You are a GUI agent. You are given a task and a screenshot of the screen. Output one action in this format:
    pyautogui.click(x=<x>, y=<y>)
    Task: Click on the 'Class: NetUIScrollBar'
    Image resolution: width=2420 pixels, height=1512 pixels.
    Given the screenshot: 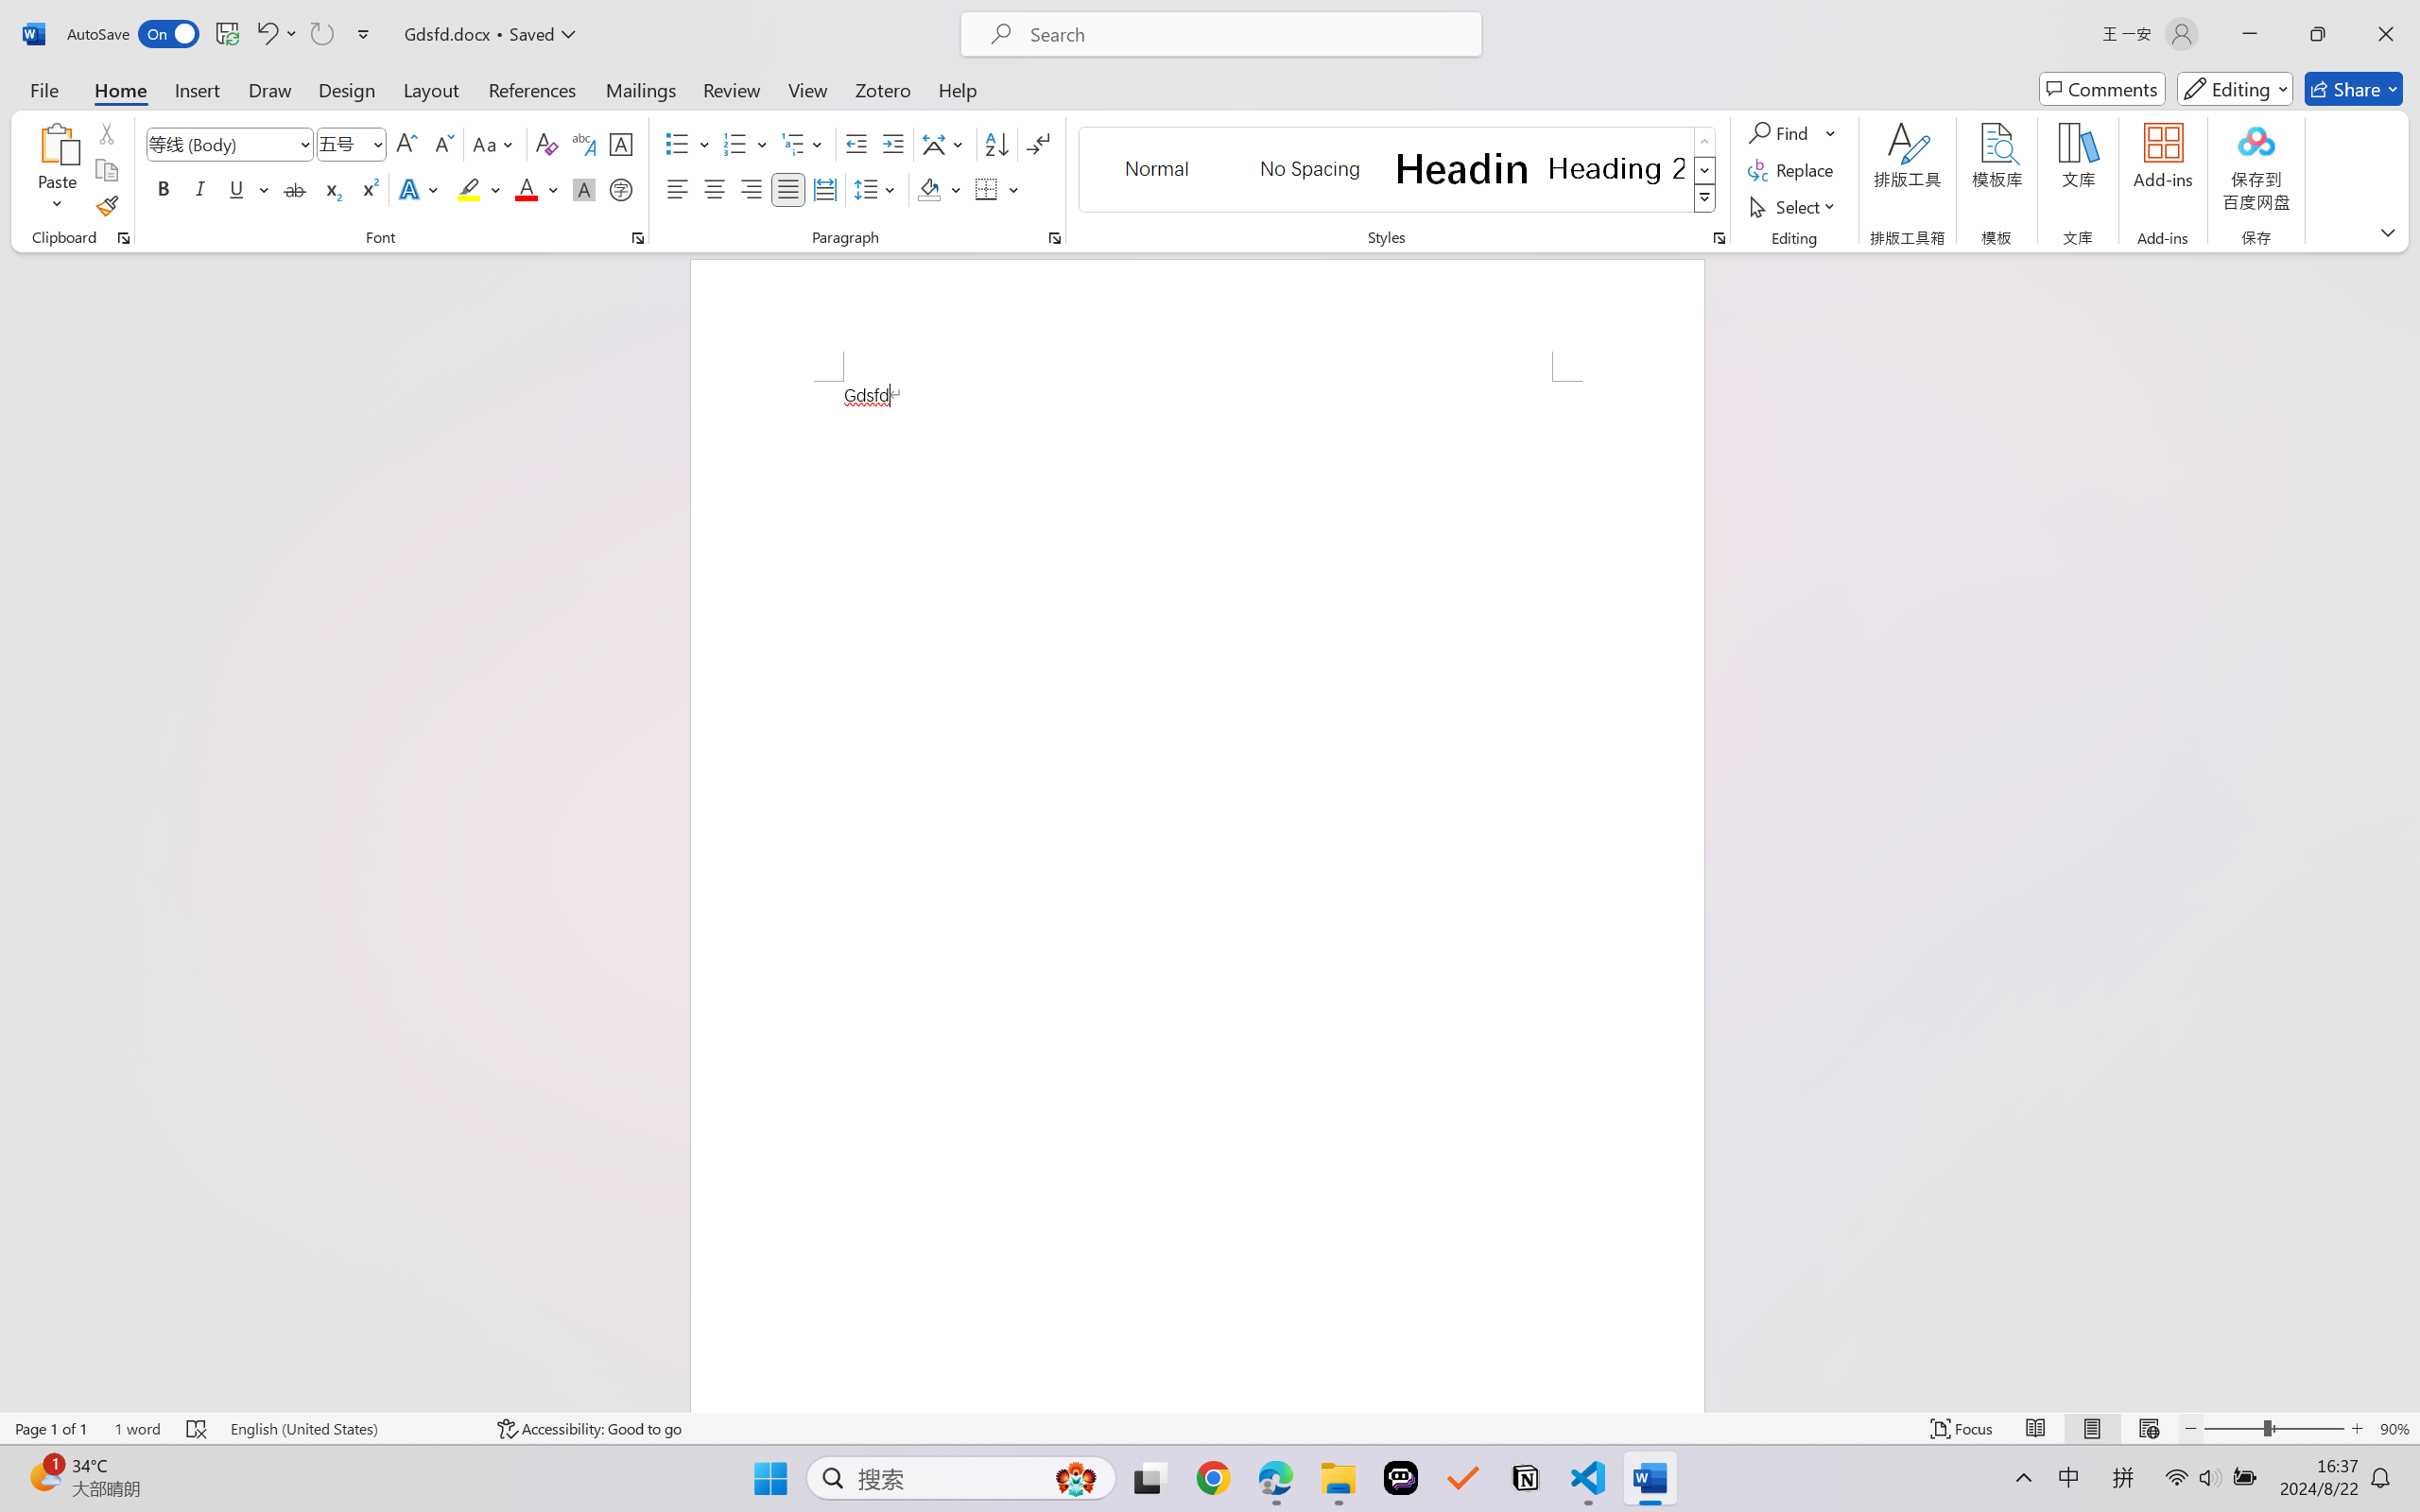 What is the action you would take?
    pyautogui.click(x=2407, y=831)
    